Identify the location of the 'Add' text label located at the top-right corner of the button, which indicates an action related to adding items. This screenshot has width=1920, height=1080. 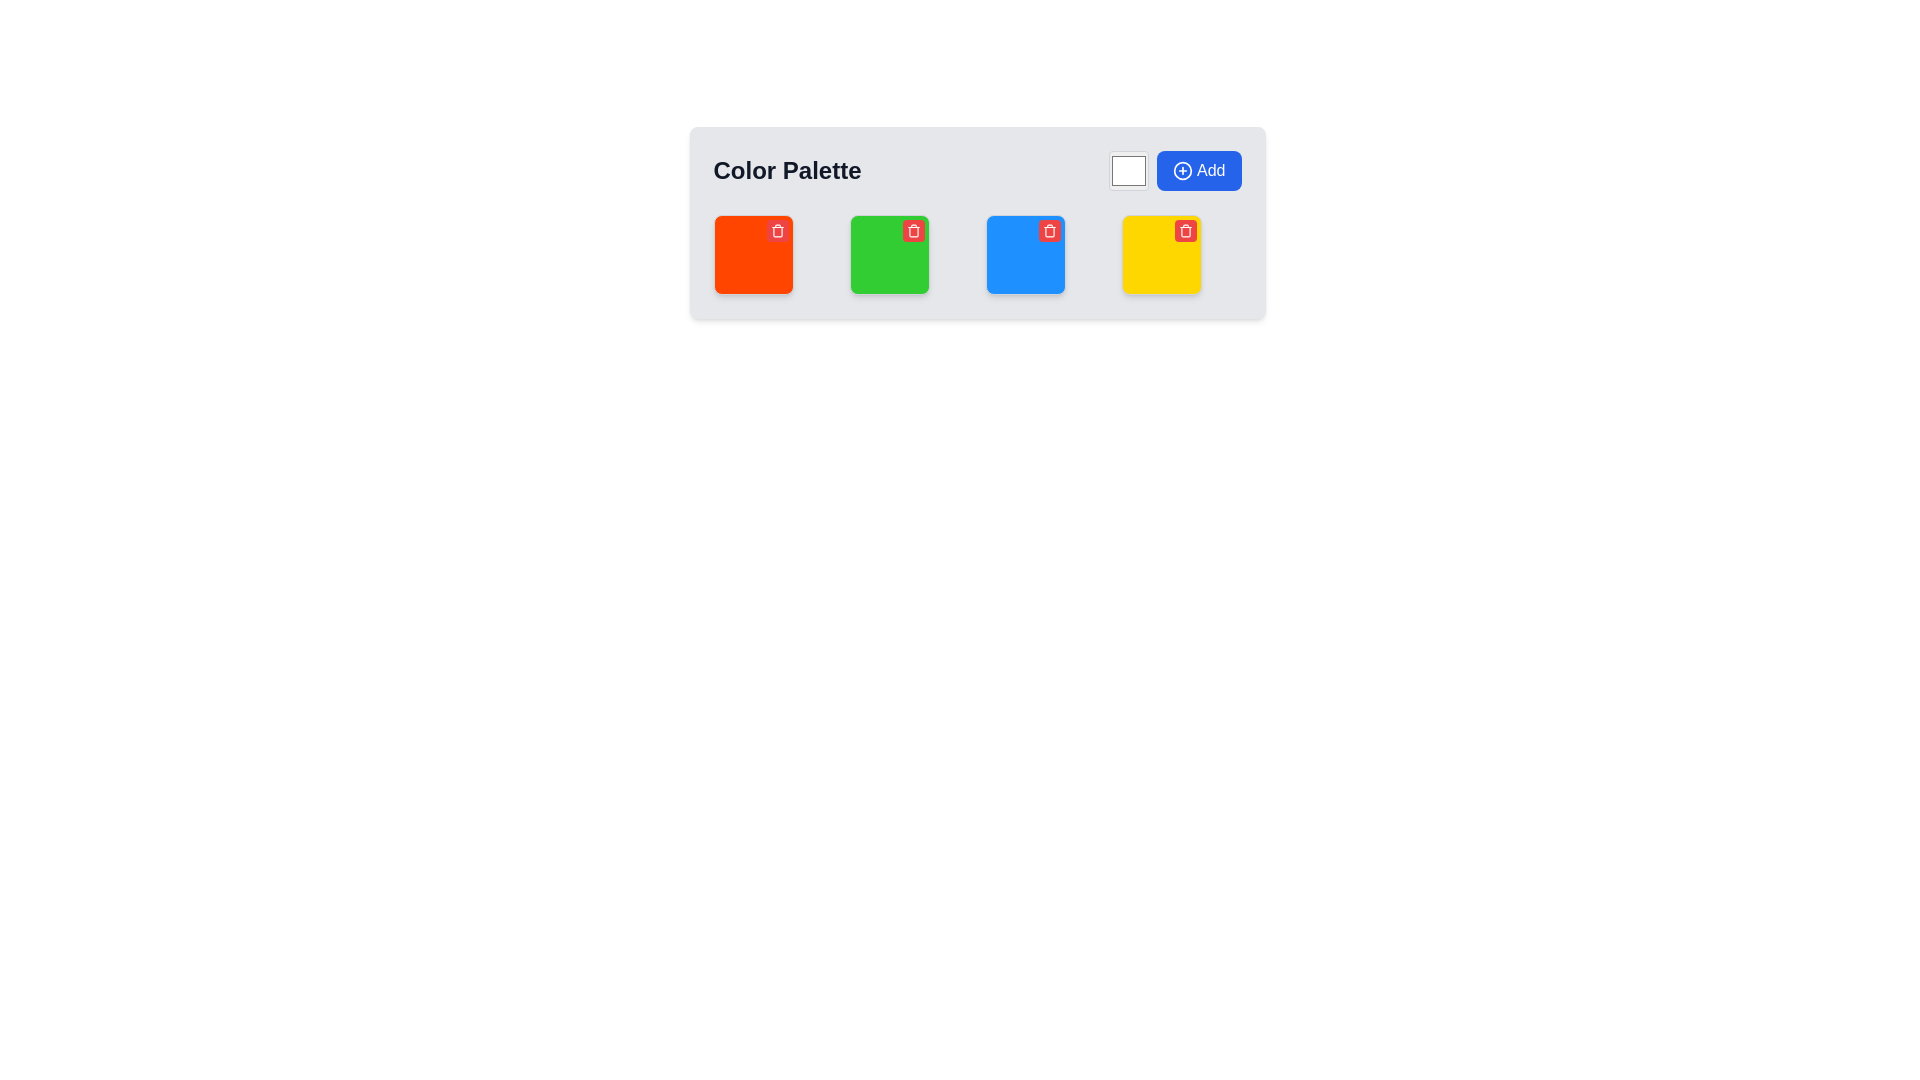
(1210, 169).